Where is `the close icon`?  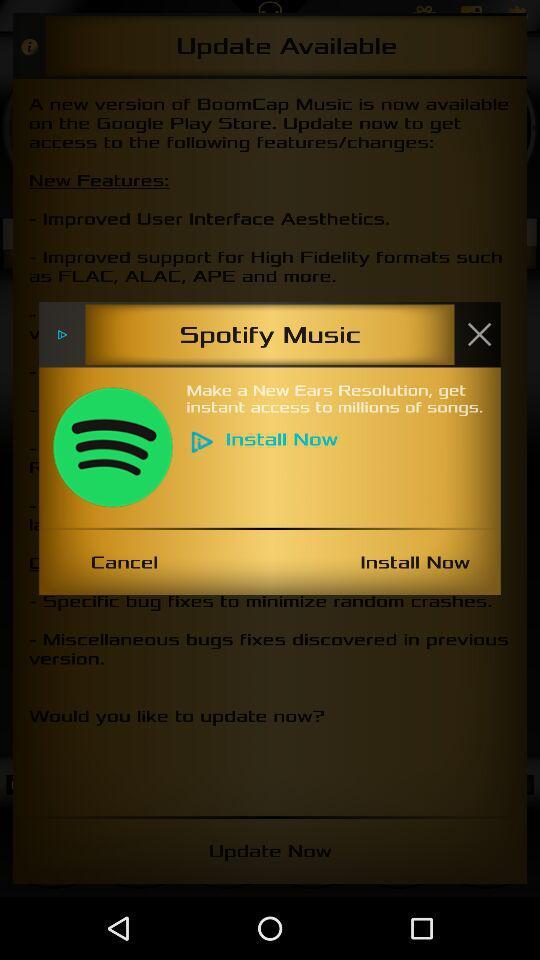 the close icon is located at coordinates (478, 334).